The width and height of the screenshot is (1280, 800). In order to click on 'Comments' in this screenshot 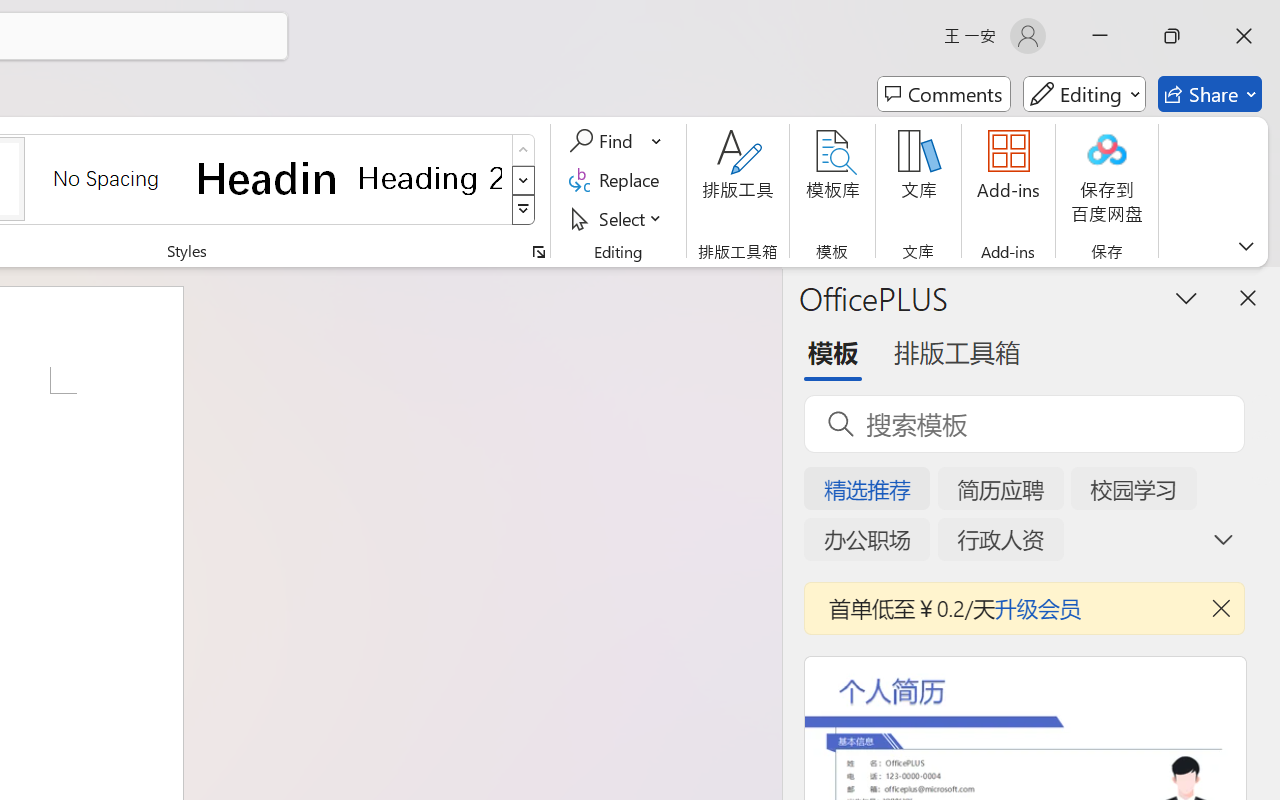, I will do `click(943, 94)`.